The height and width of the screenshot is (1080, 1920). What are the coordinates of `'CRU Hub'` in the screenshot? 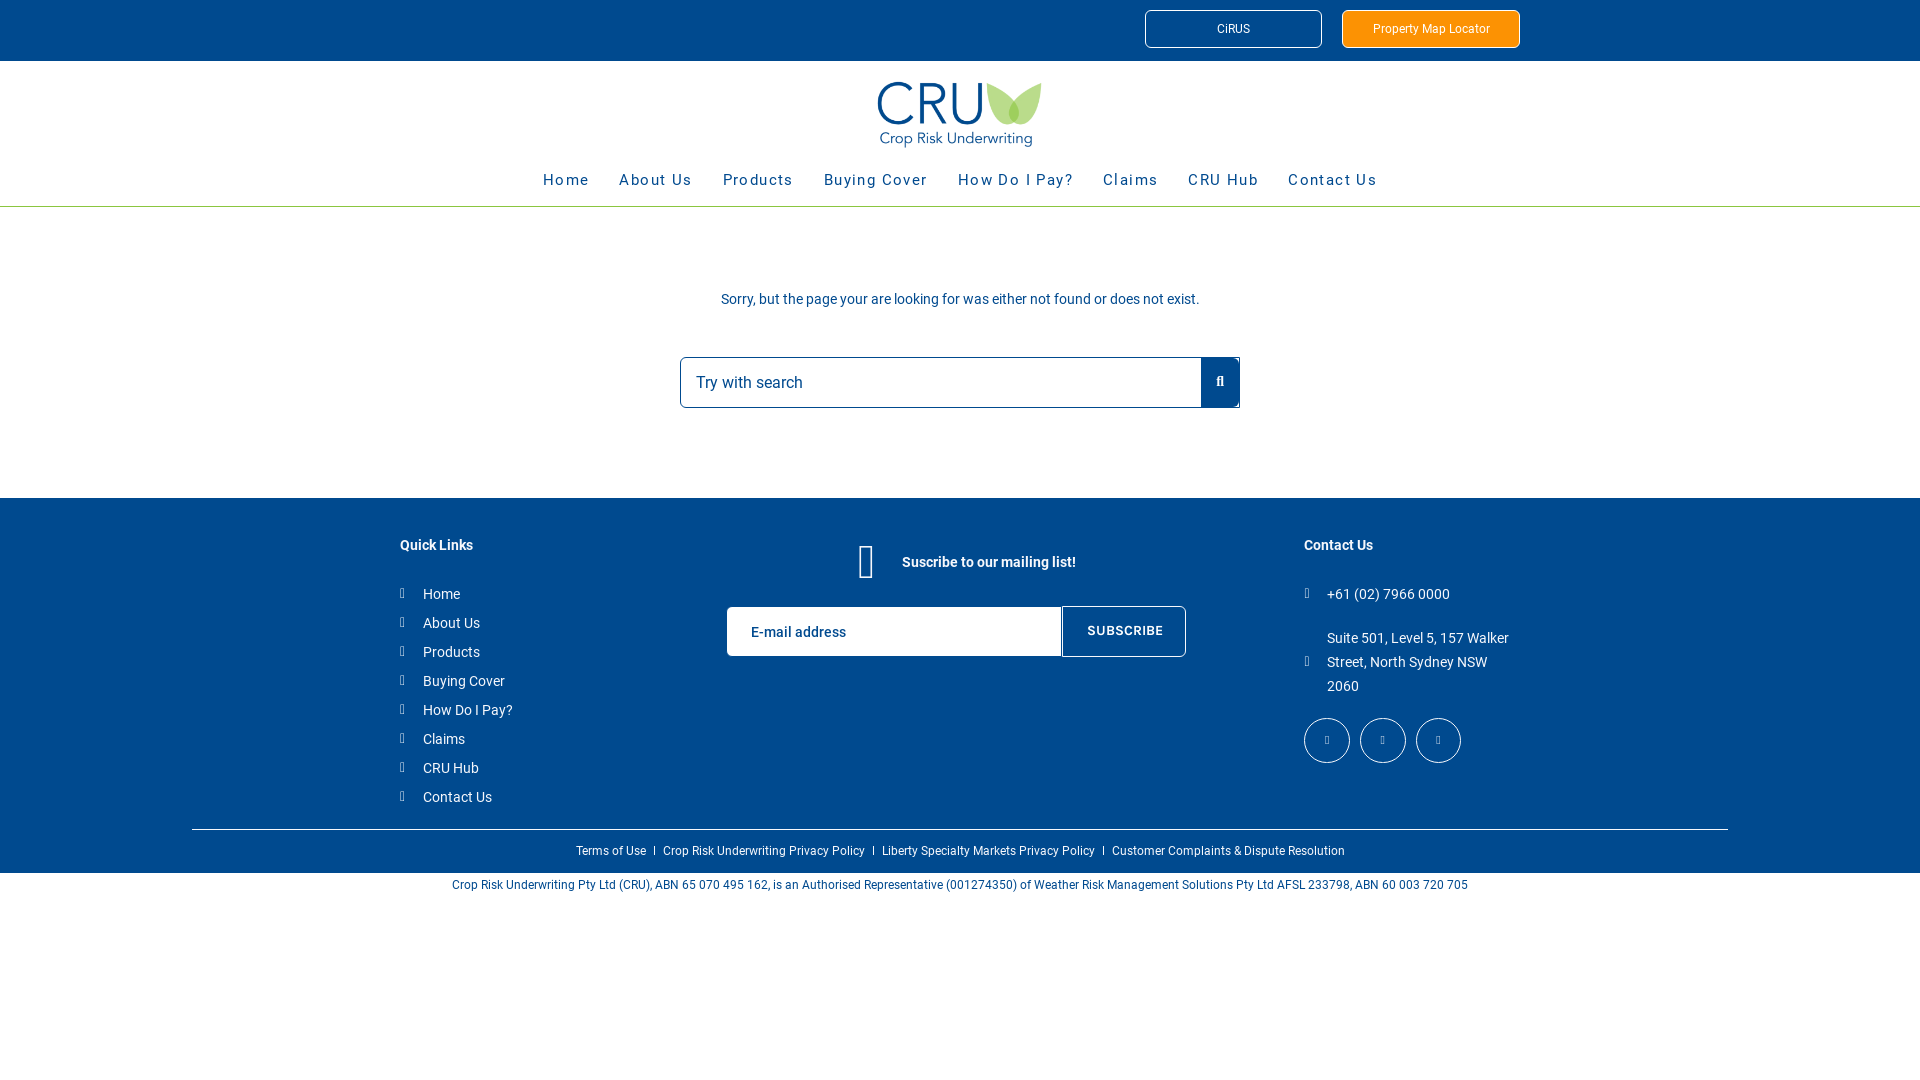 It's located at (504, 766).